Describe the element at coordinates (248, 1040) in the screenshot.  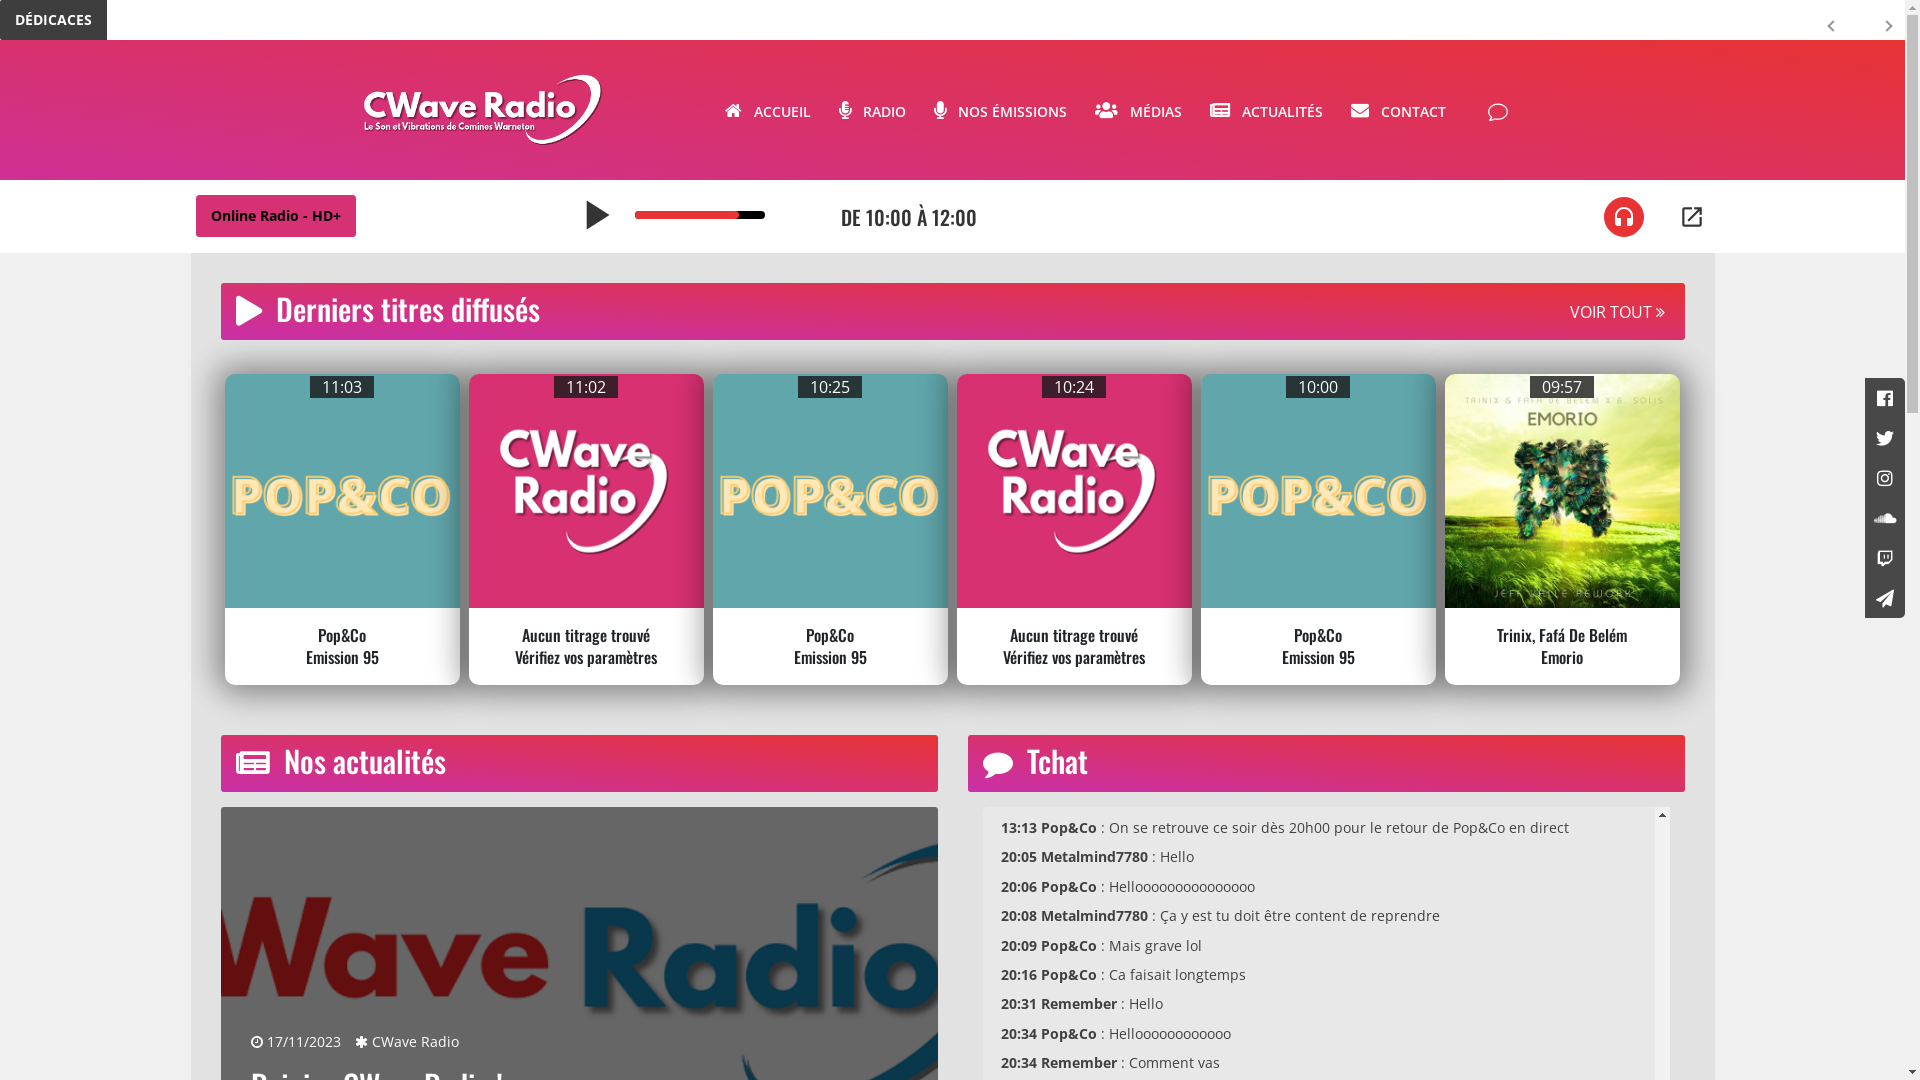
I see `'17/11/2023'` at that location.